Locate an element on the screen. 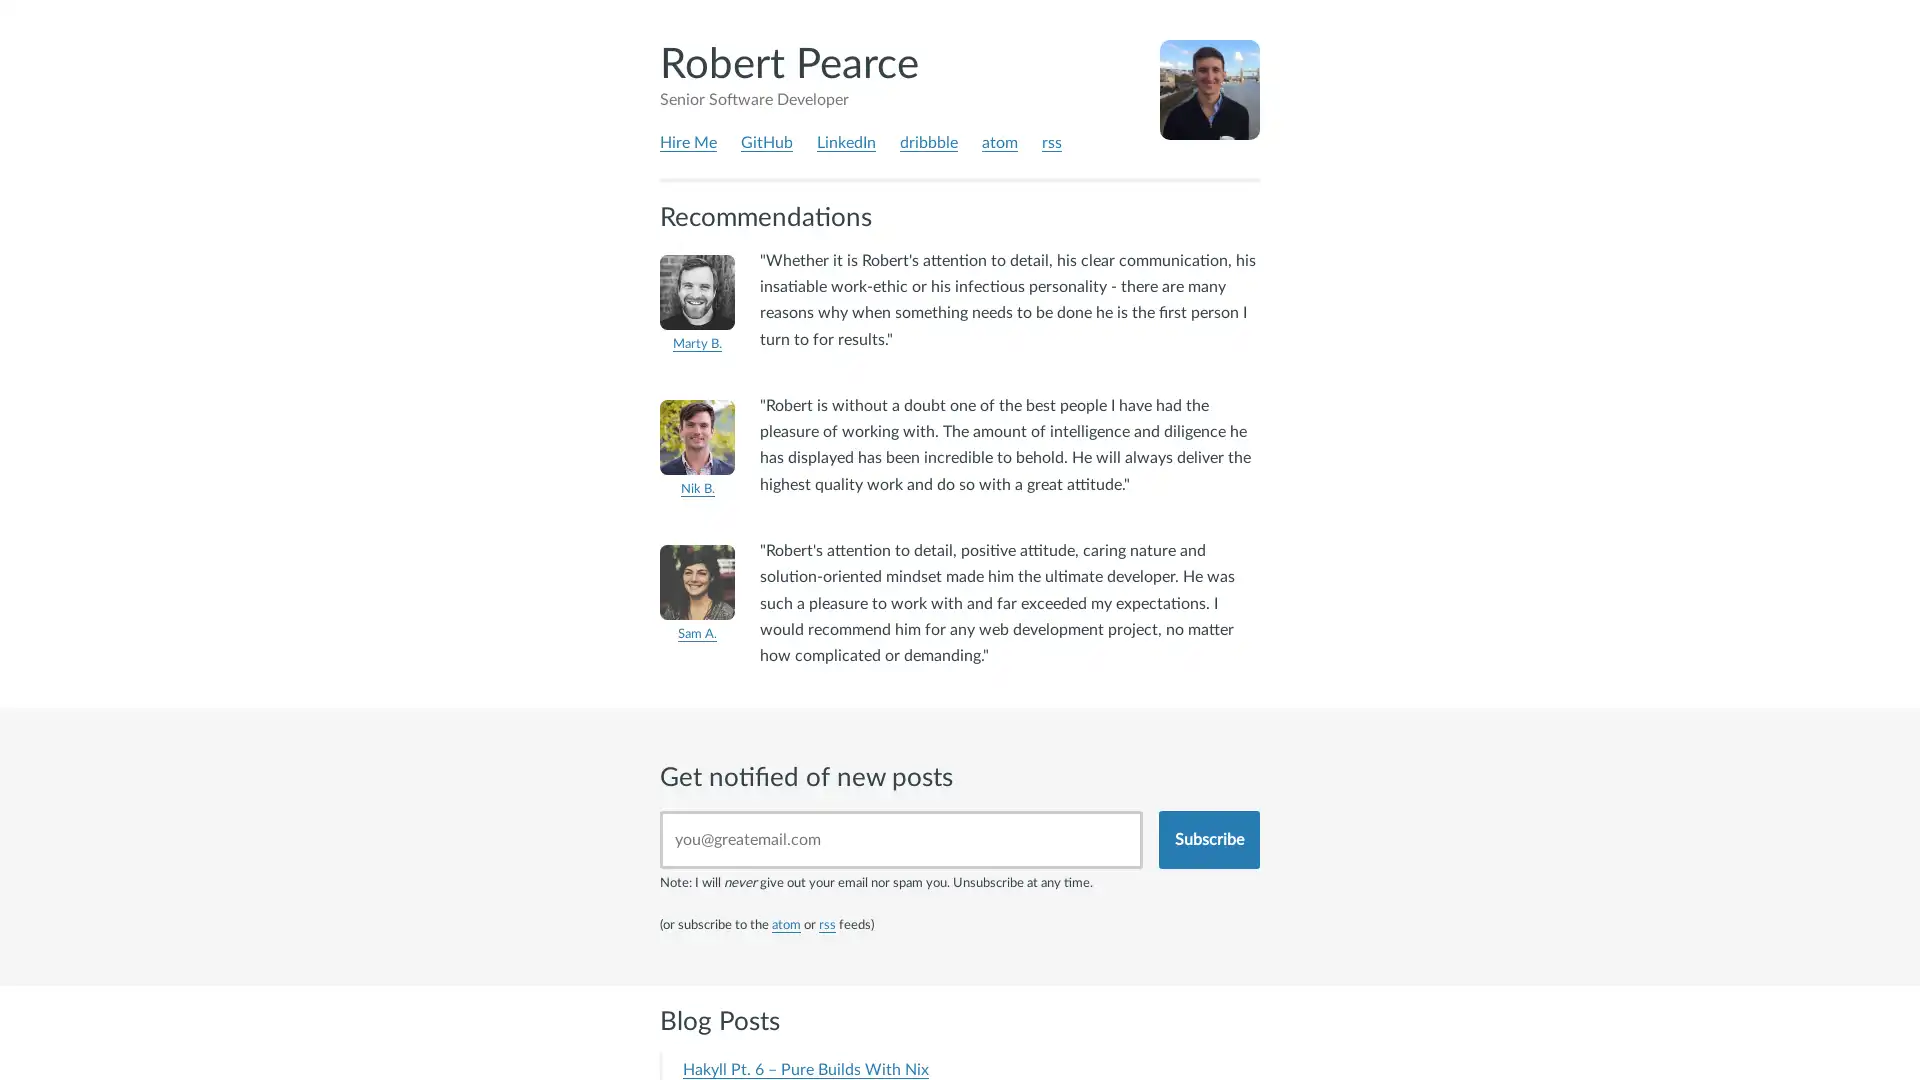  Subscribe is located at coordinates (1208, 839).